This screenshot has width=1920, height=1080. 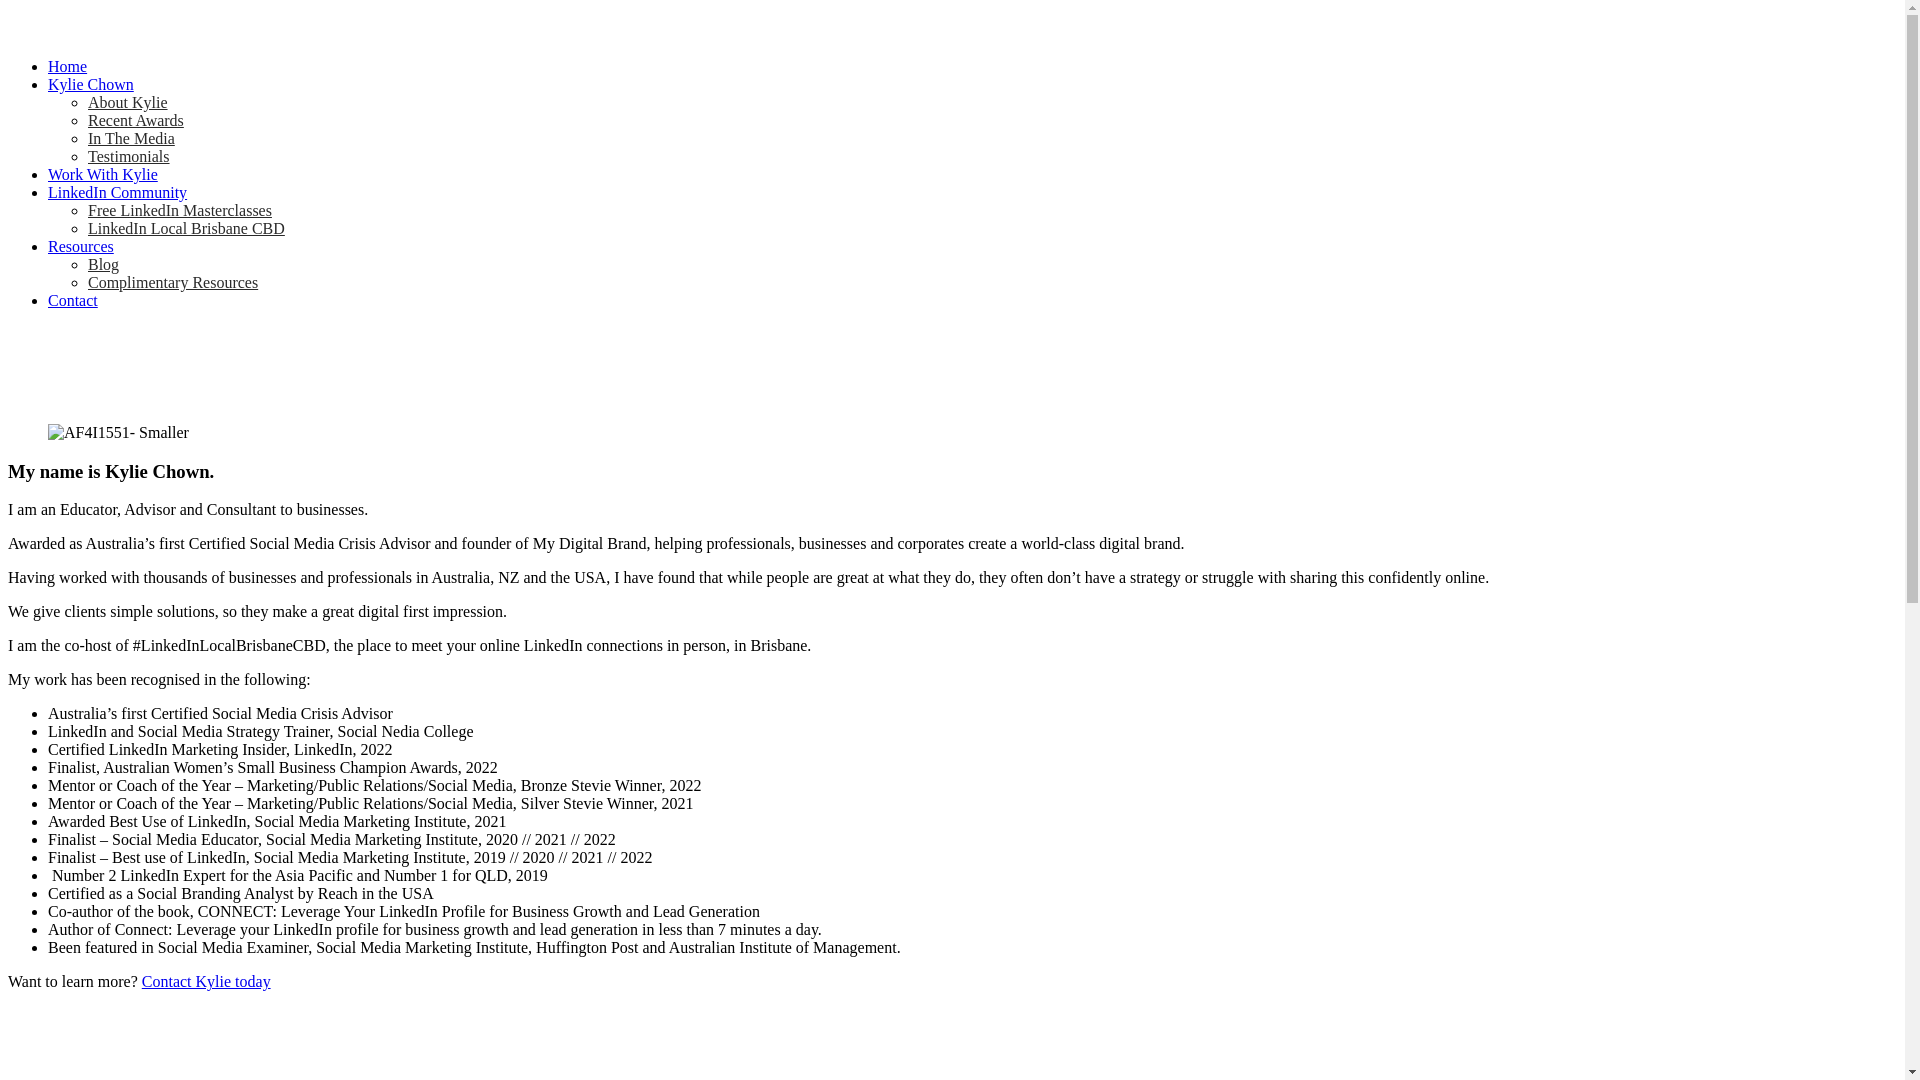 What do you see at coordinates (72, 300) in the screenshot?
I see `'Contact'` at bounding box center [72, 300].